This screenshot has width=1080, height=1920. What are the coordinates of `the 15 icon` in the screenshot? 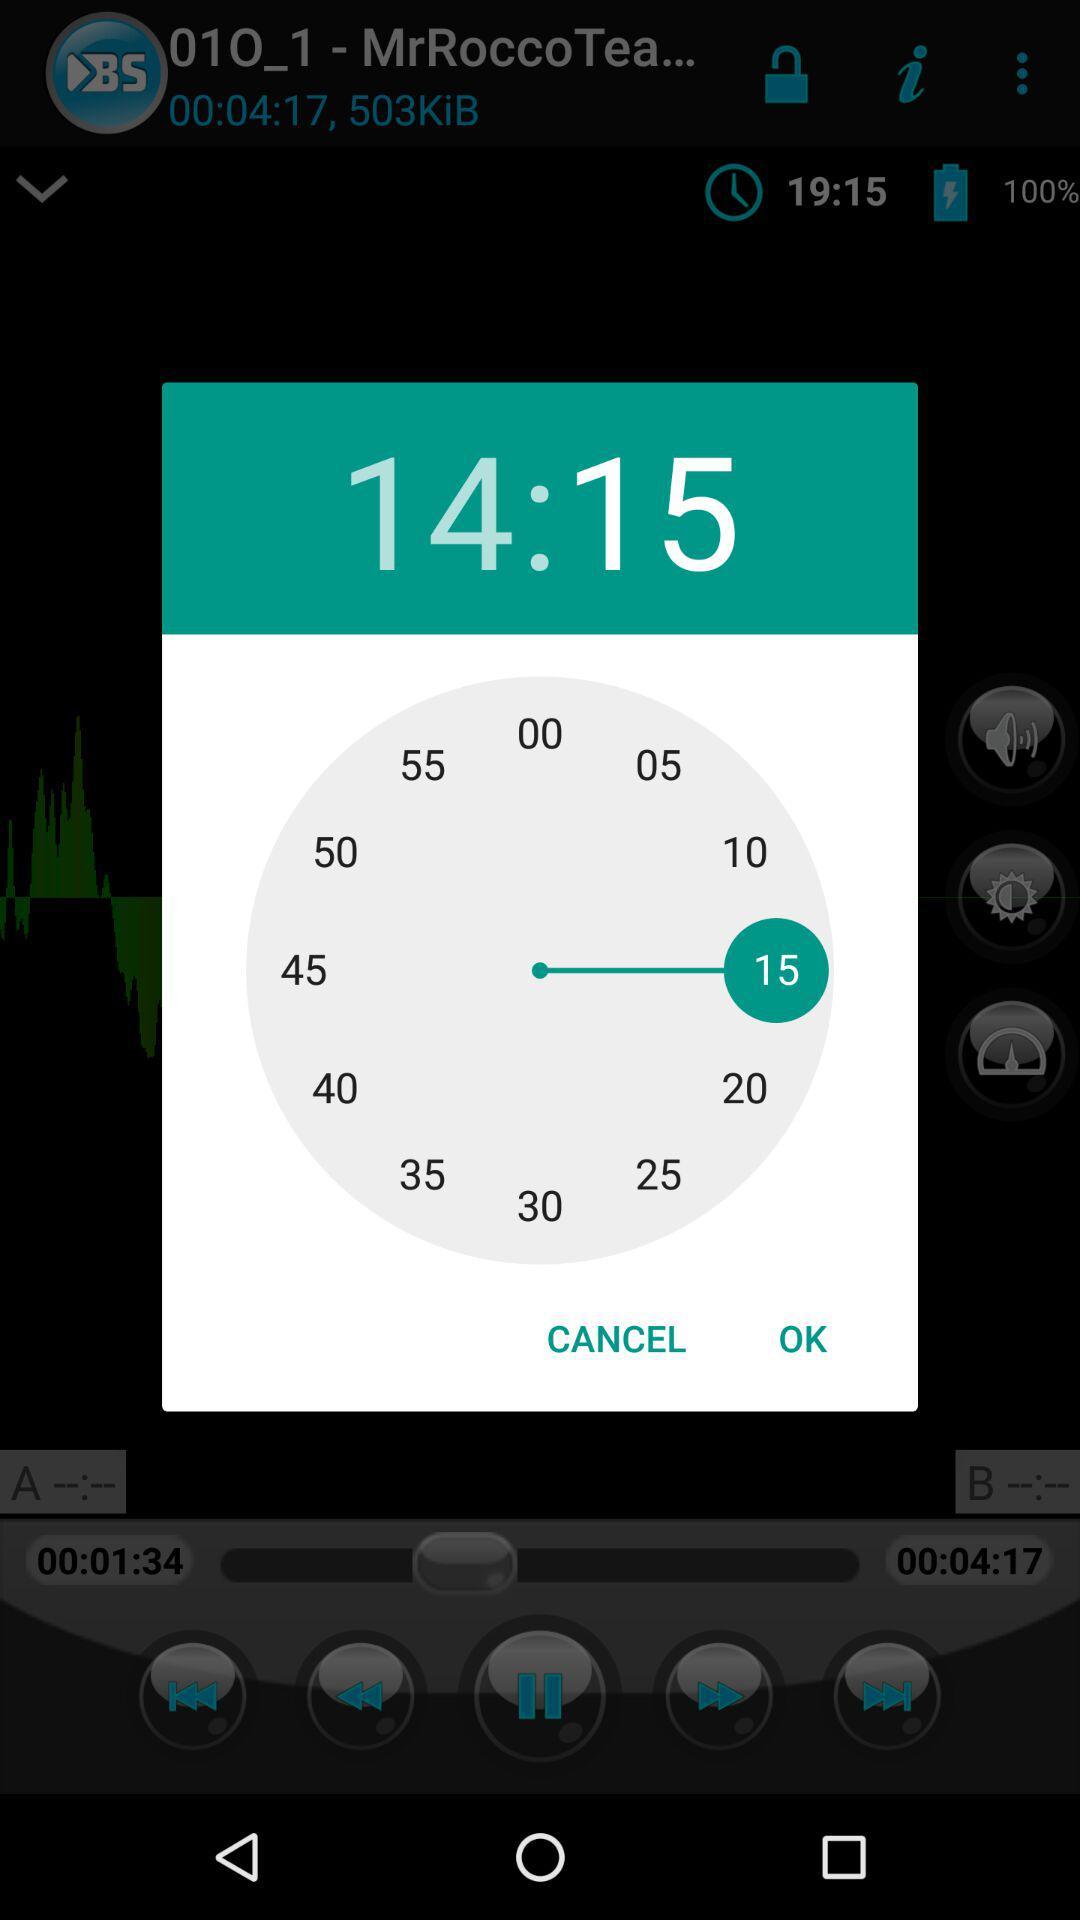 It's located at (652, 508).